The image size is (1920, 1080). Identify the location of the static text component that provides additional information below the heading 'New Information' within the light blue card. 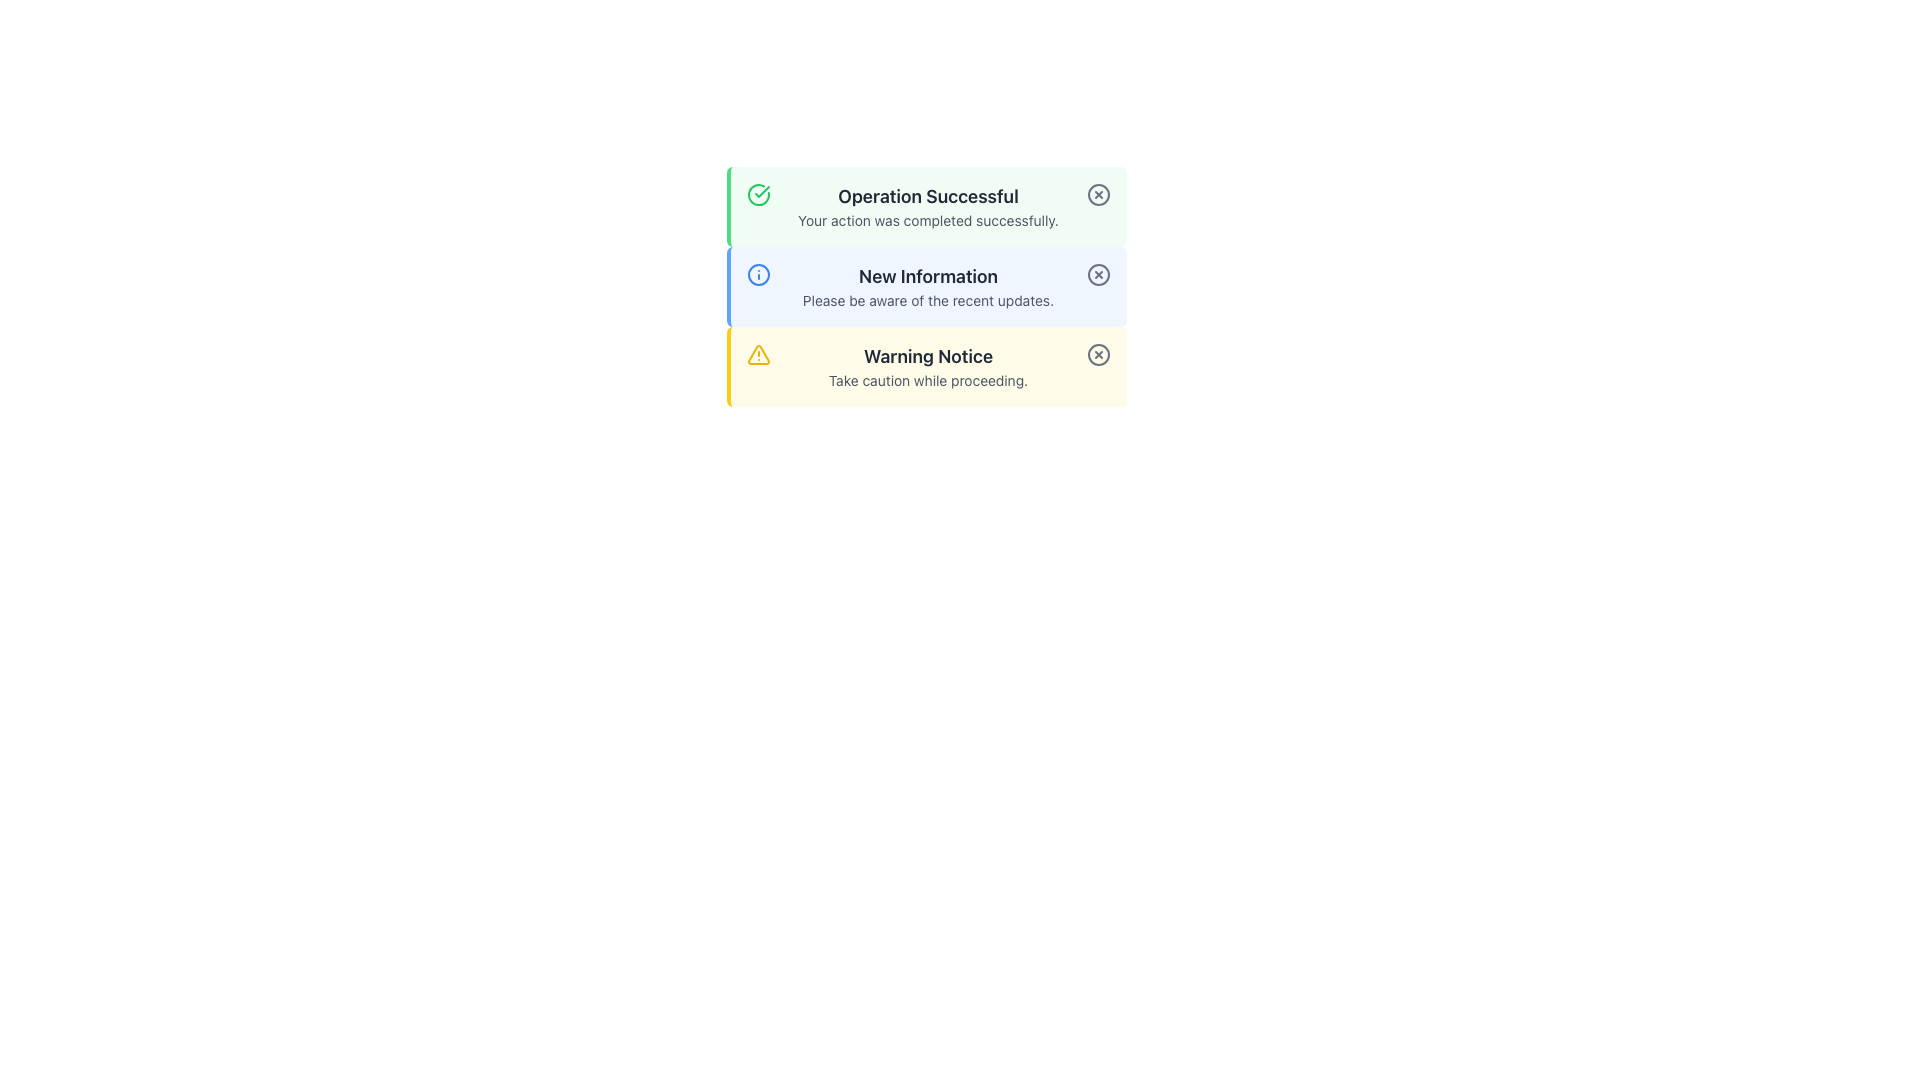
(927, 300).